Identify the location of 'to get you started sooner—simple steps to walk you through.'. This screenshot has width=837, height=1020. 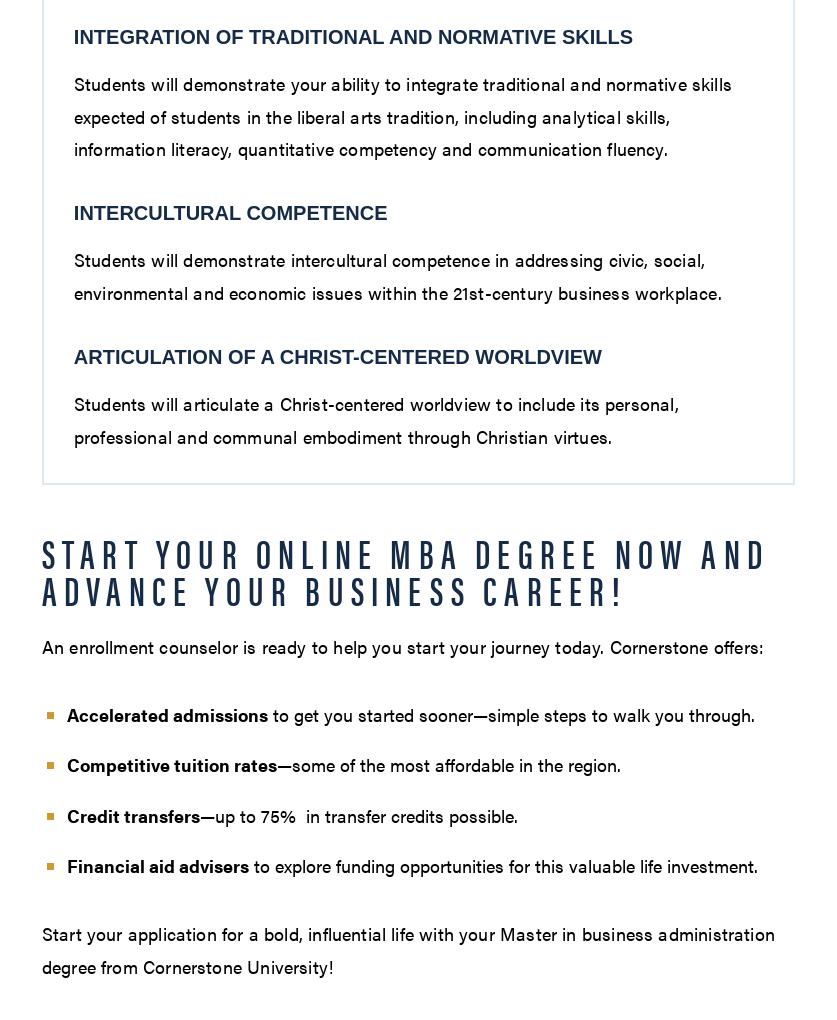
(509, 712).